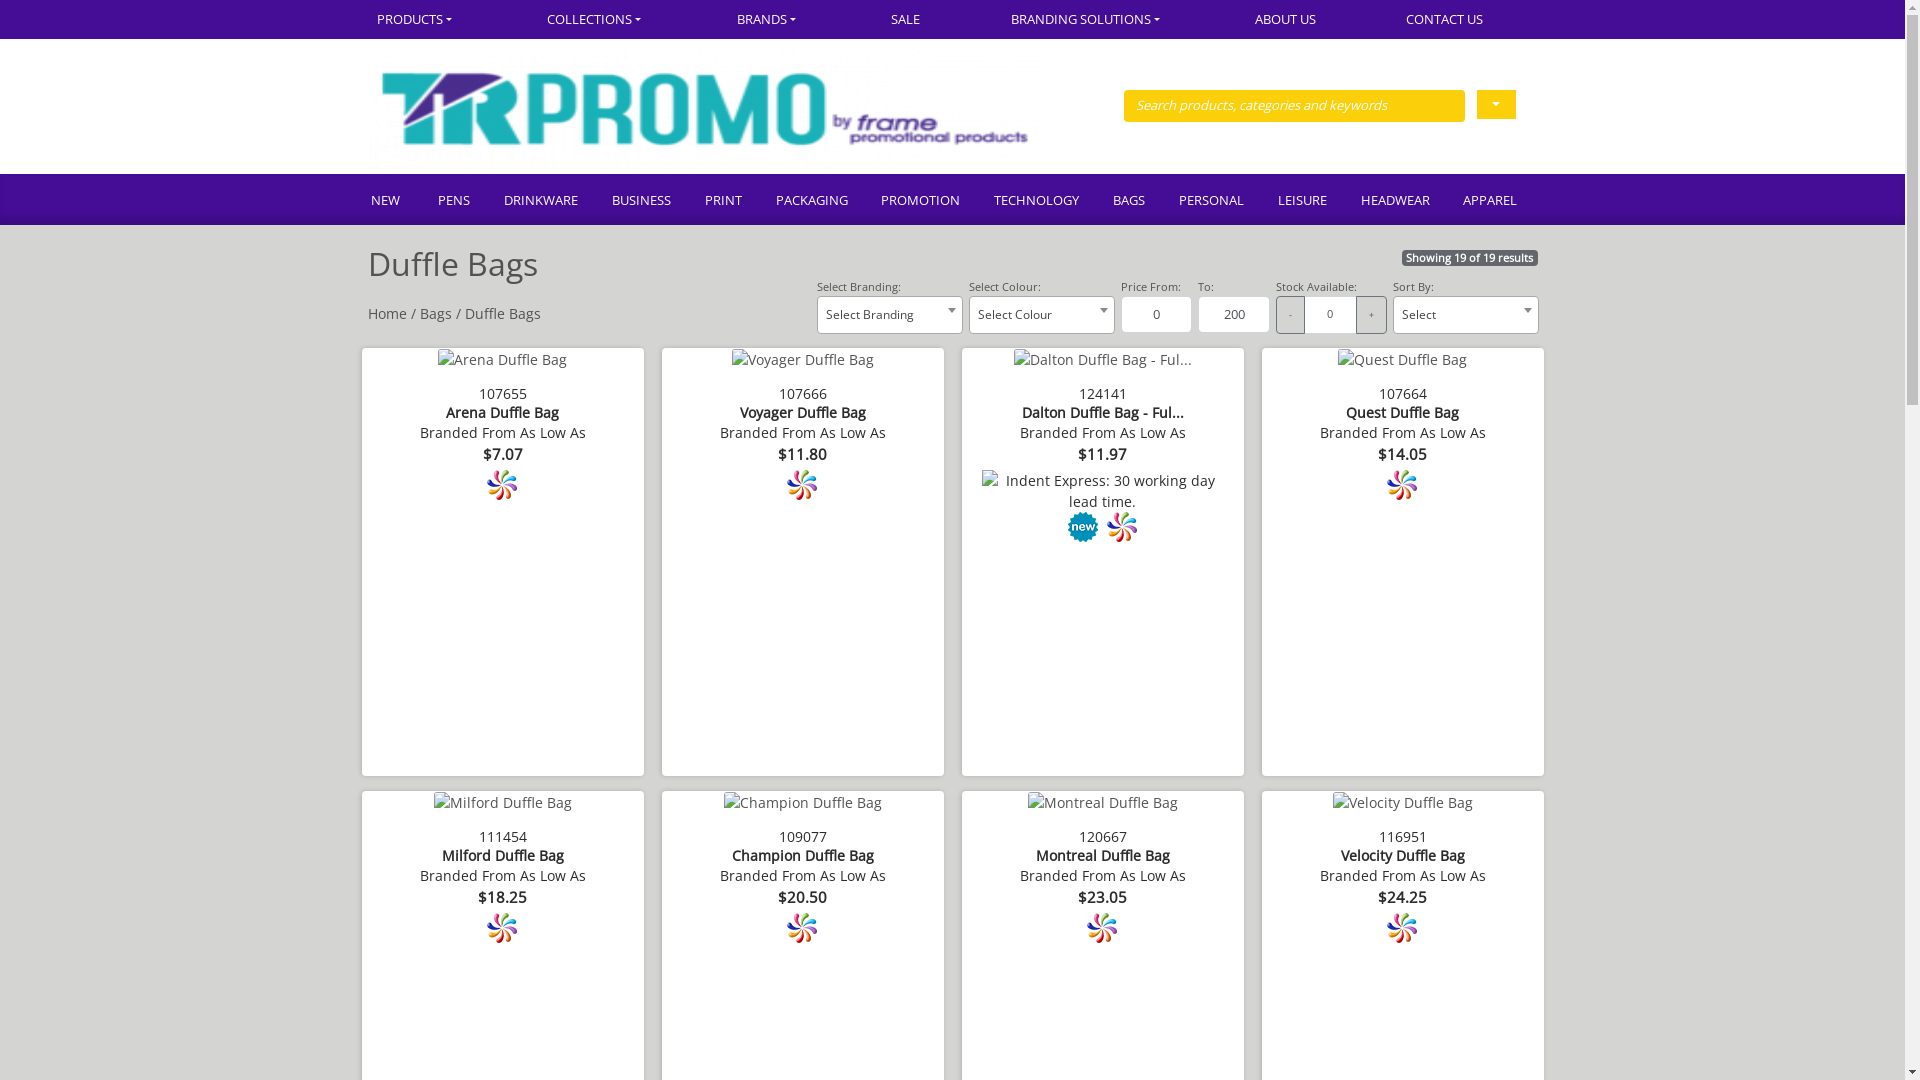  Describe the element at coordinates (539, 201) in the screenshot. I see `'DRINKWARE'` at that location.